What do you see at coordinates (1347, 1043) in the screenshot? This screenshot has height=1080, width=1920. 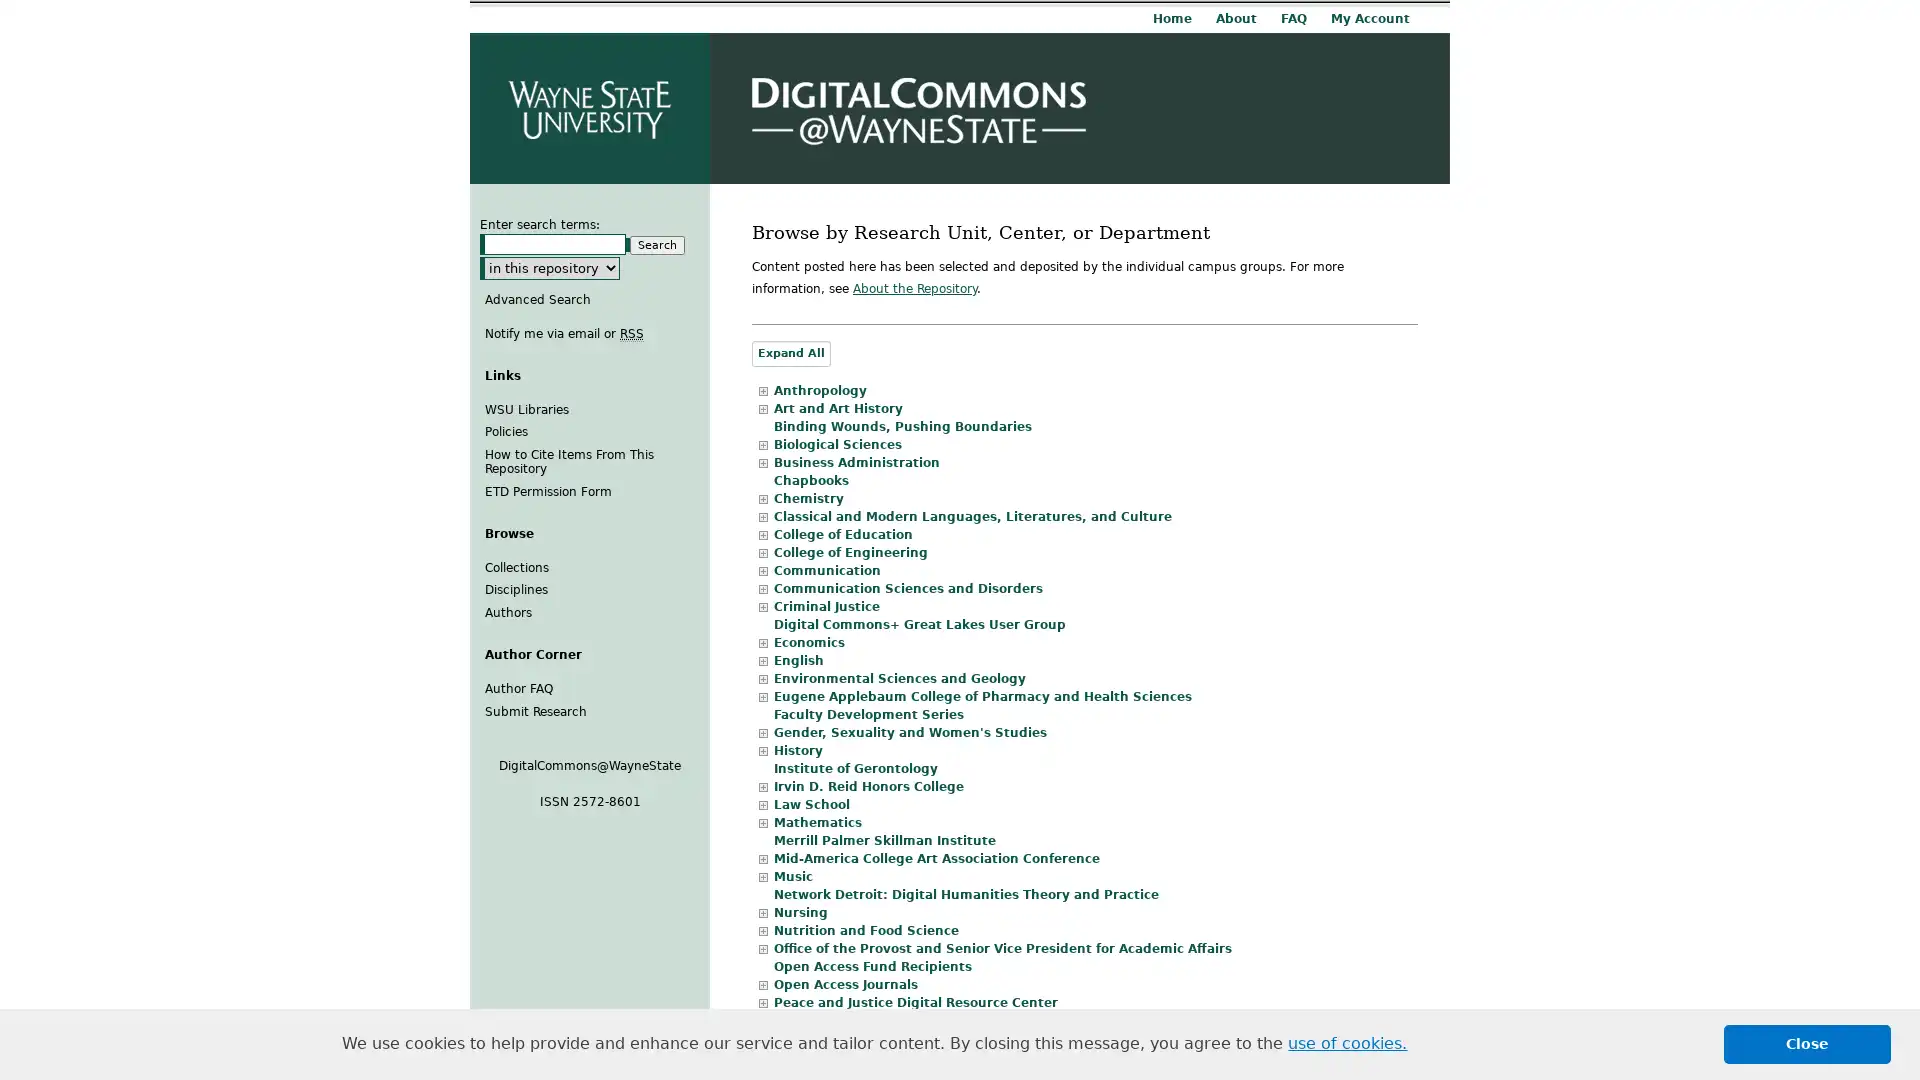 I see `learn more about cookies` at bounding box center [1347, 1043].